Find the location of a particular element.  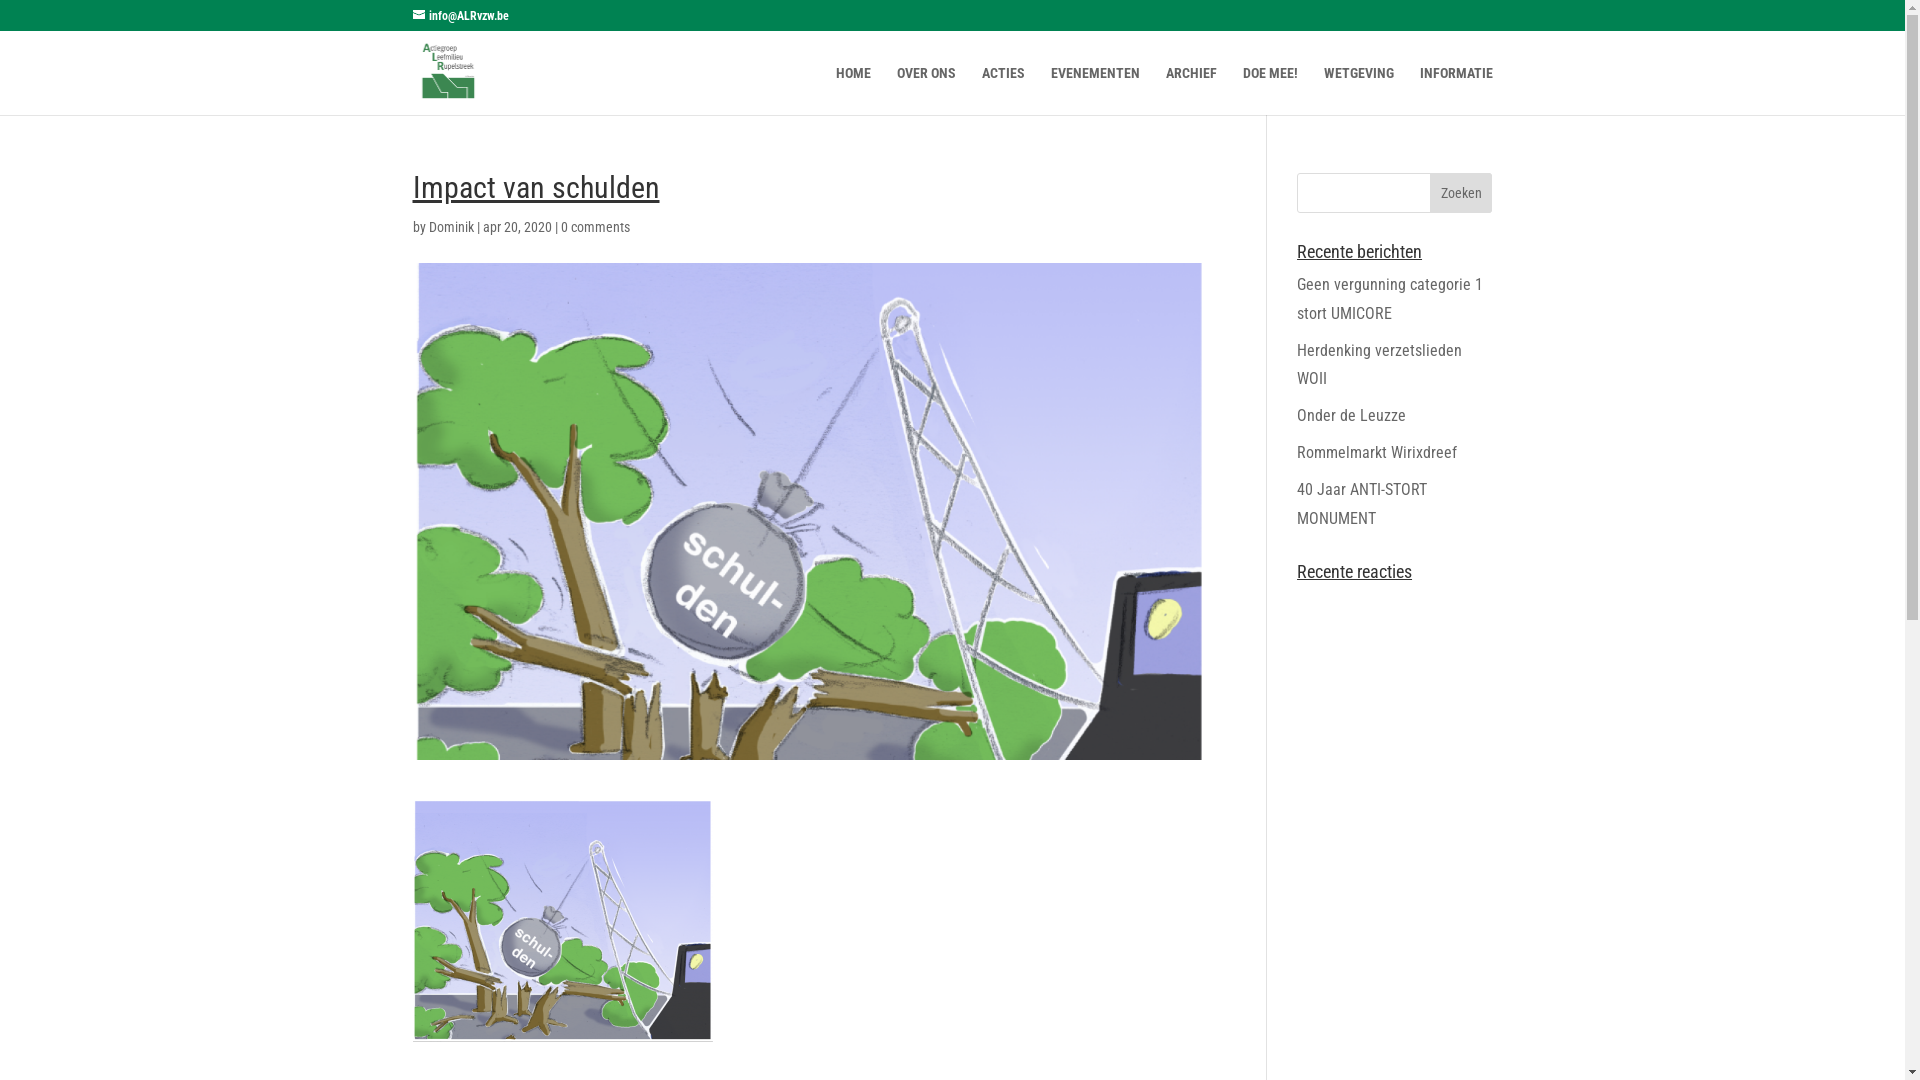

'Dominik' is located at coordinates (449, 226).